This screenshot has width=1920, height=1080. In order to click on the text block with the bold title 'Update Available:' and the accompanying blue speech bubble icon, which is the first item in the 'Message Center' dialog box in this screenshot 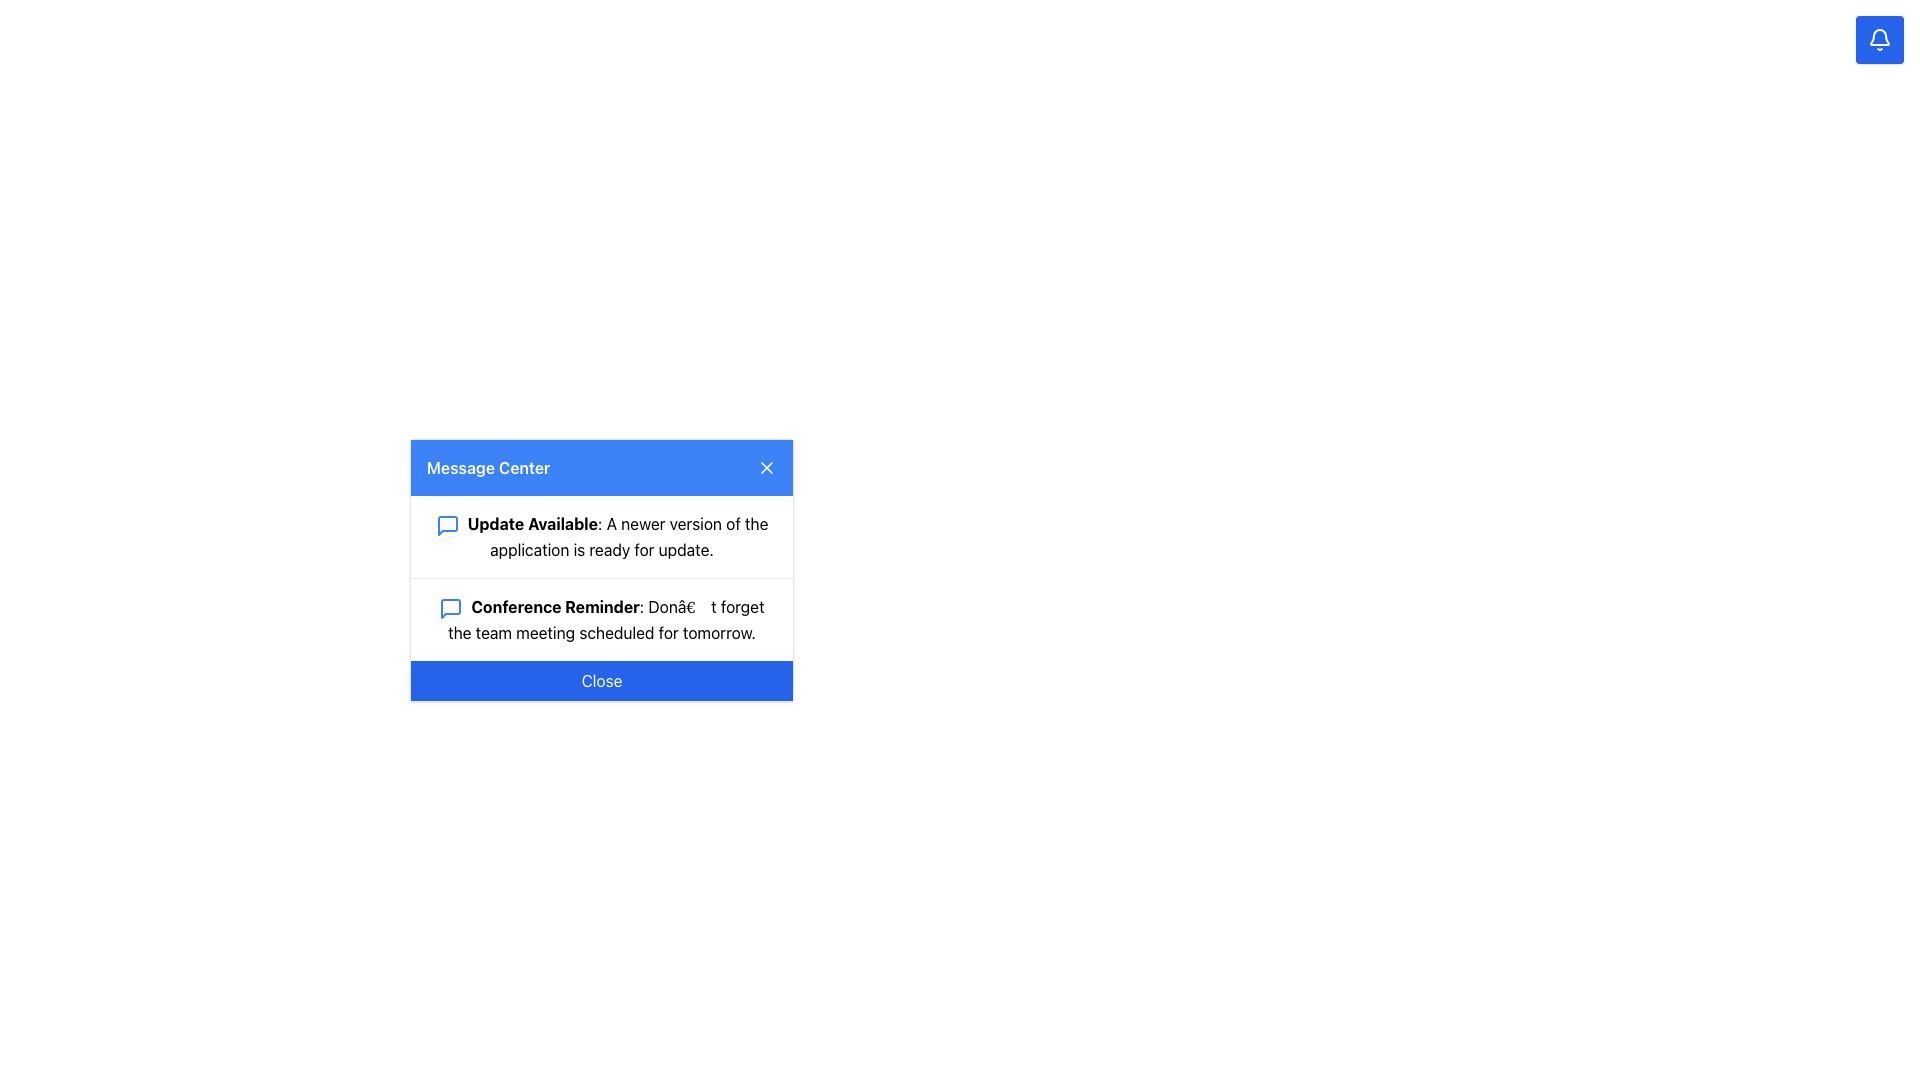, I will do `click(600, 535)`.